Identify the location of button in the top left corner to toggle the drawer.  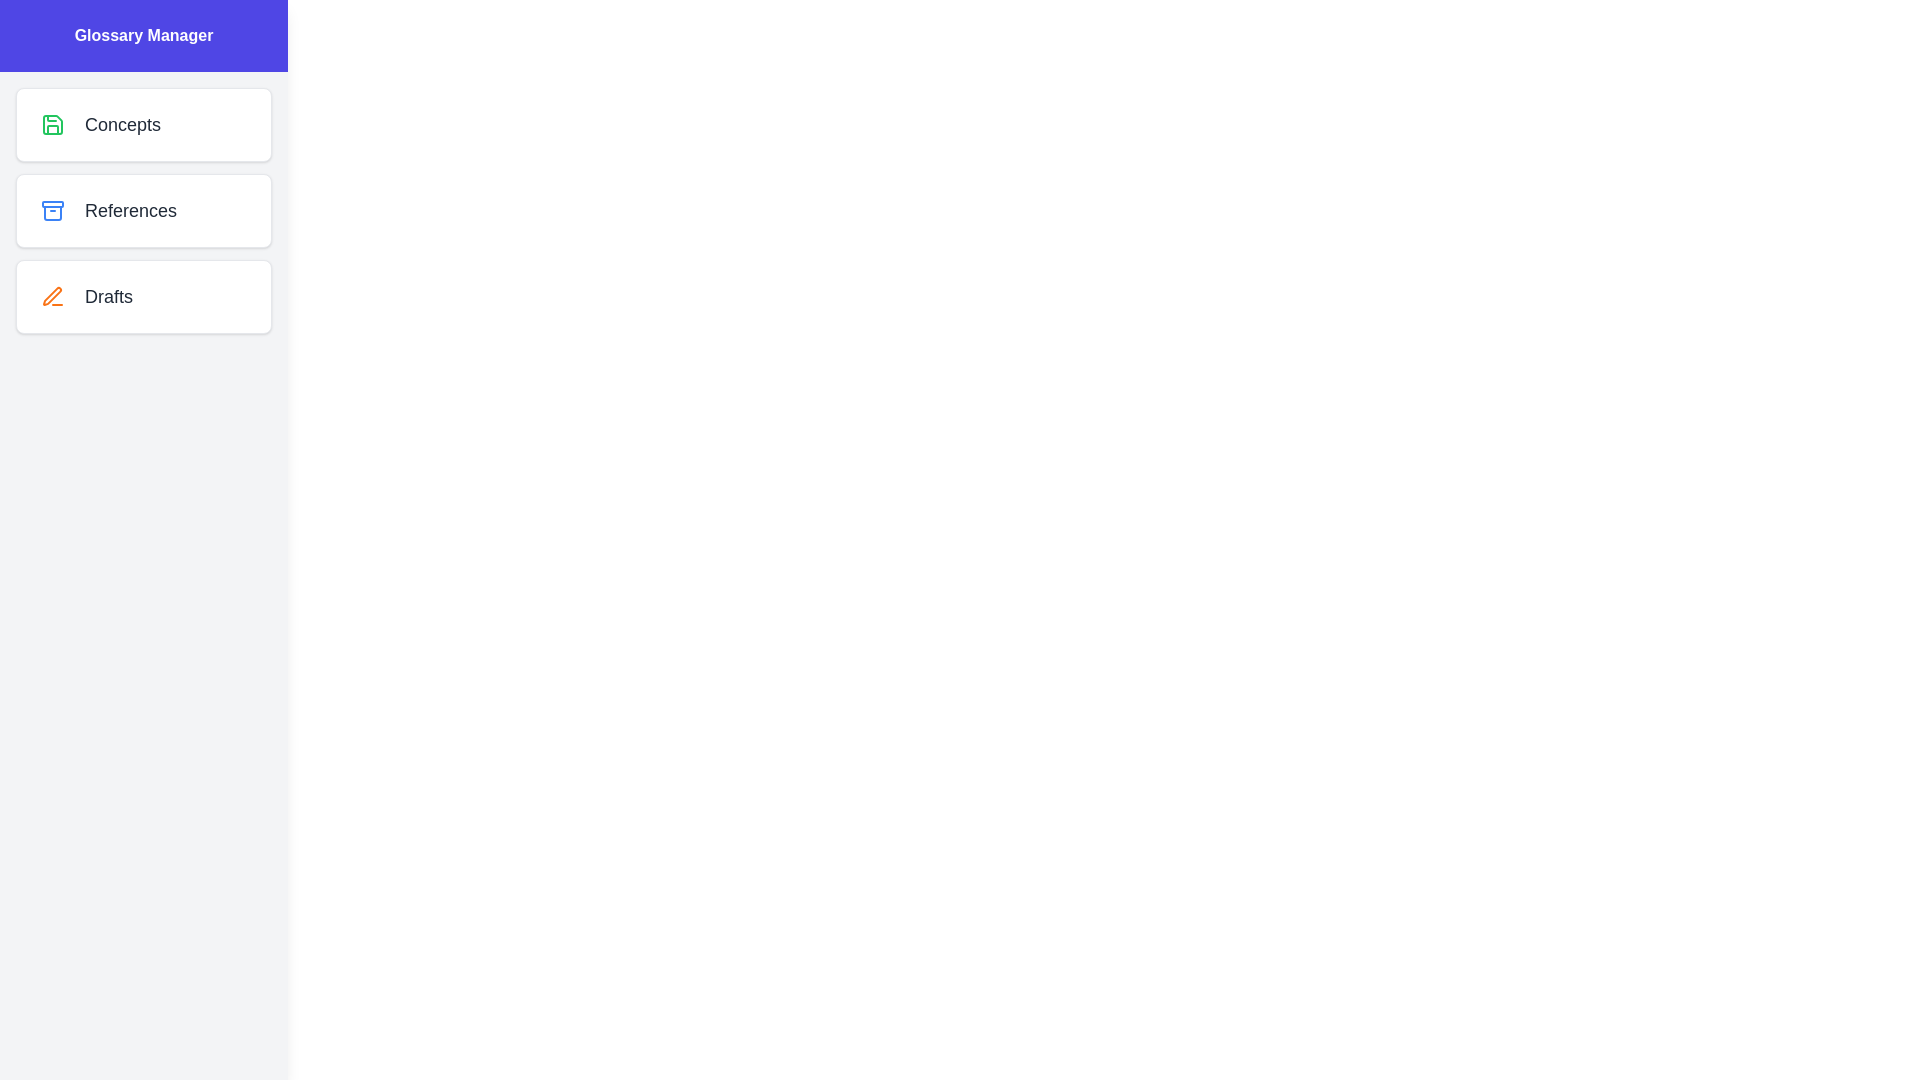
(52, 50).